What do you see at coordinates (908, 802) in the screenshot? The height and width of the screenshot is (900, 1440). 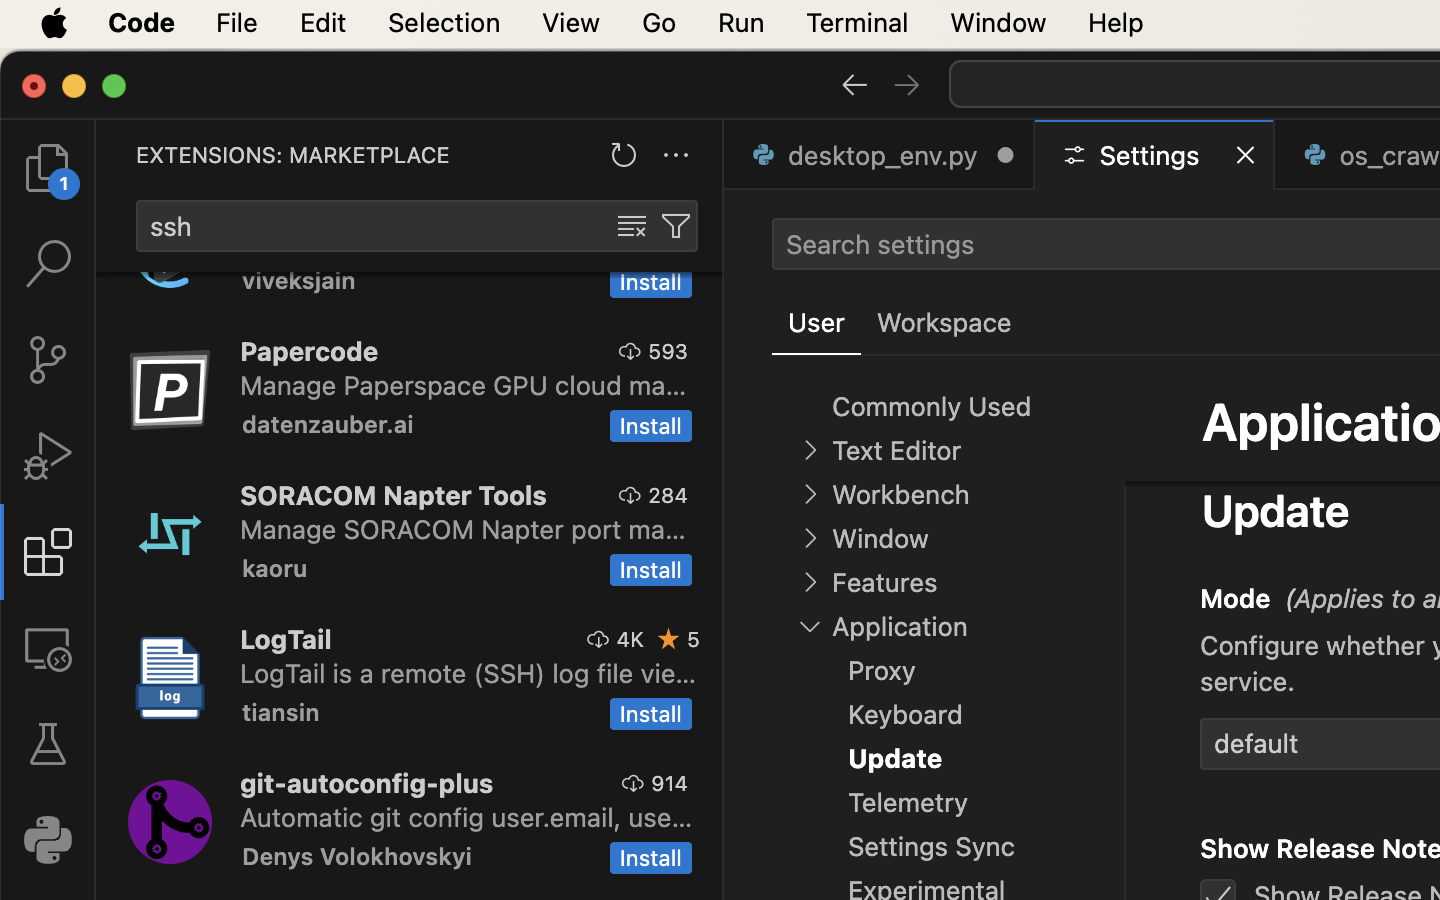 I see `'Telemetry'` at bounding box center [908, 802].